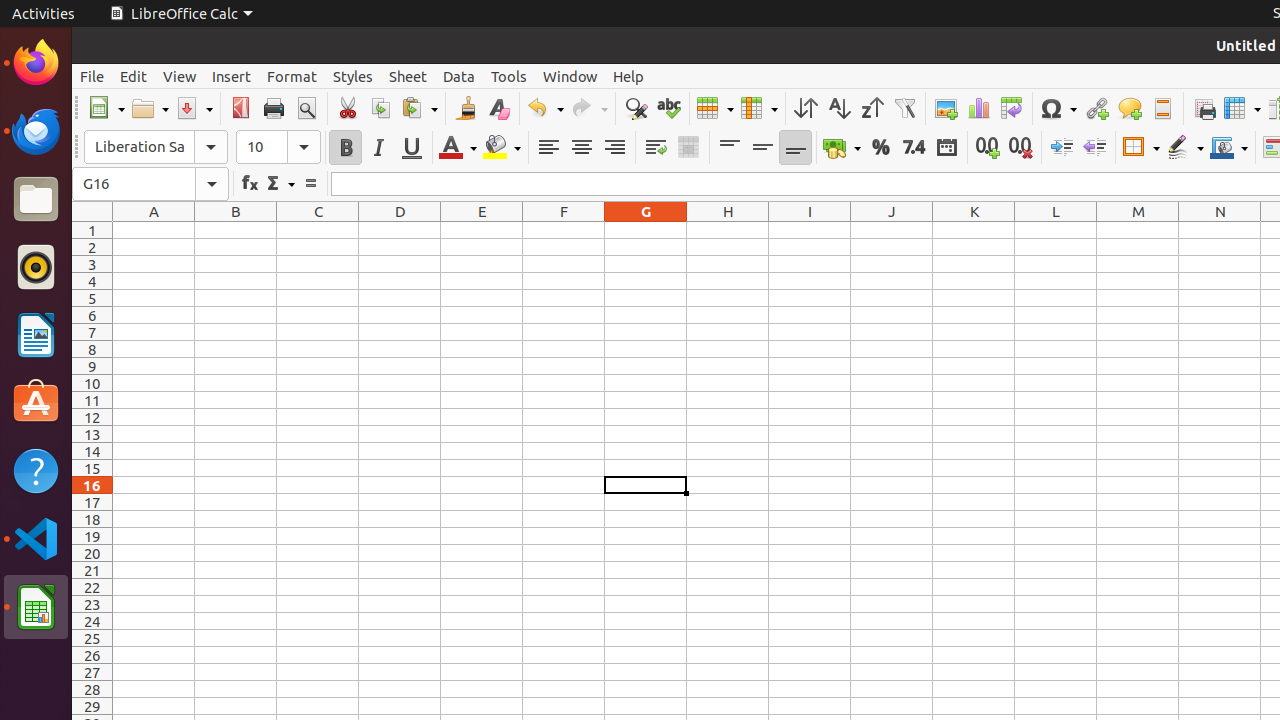  What do you see at coordinates (634, 108) in the screenshot?
I see `'Find & Replace'` at bounding box center [634, 108].